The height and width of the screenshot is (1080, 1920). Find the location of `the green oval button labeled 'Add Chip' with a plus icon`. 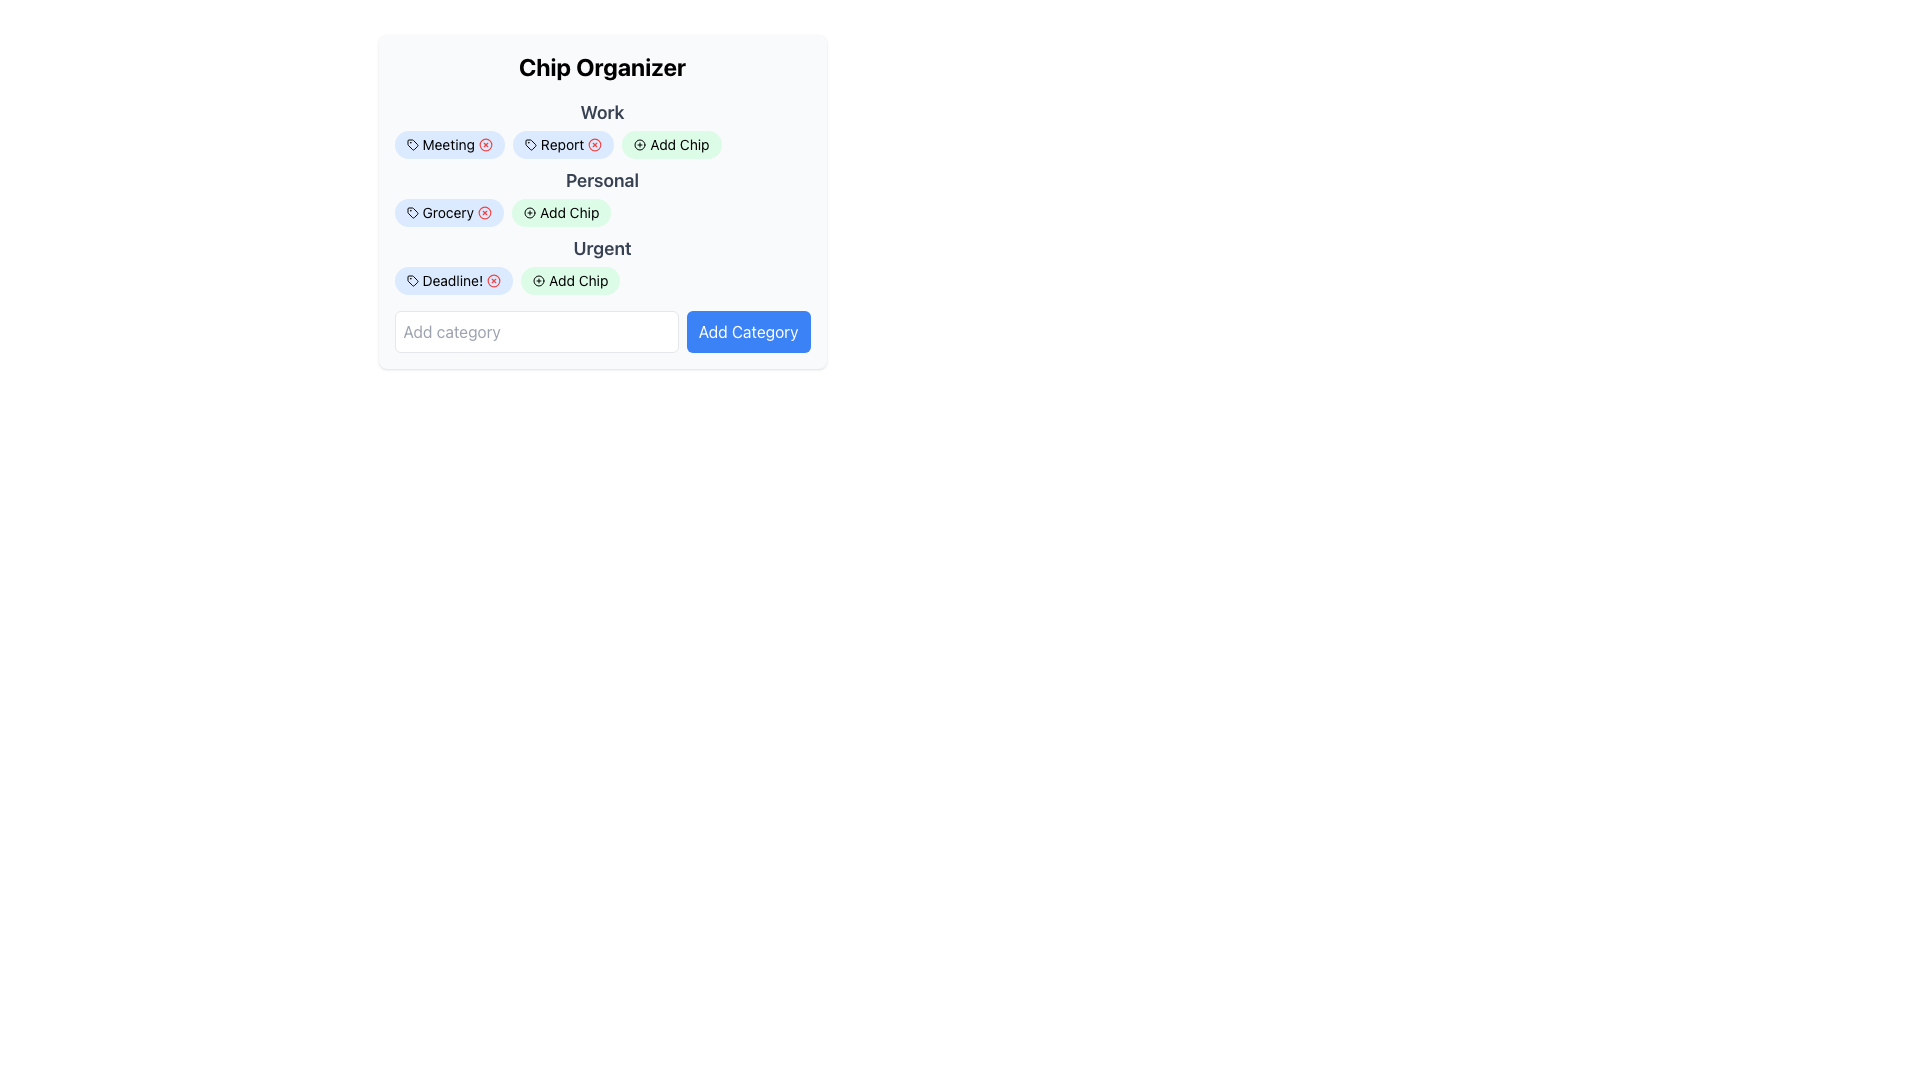

the green oval button labeled 'Add Chip' with a plus icon is located at coordinates (569, 281).